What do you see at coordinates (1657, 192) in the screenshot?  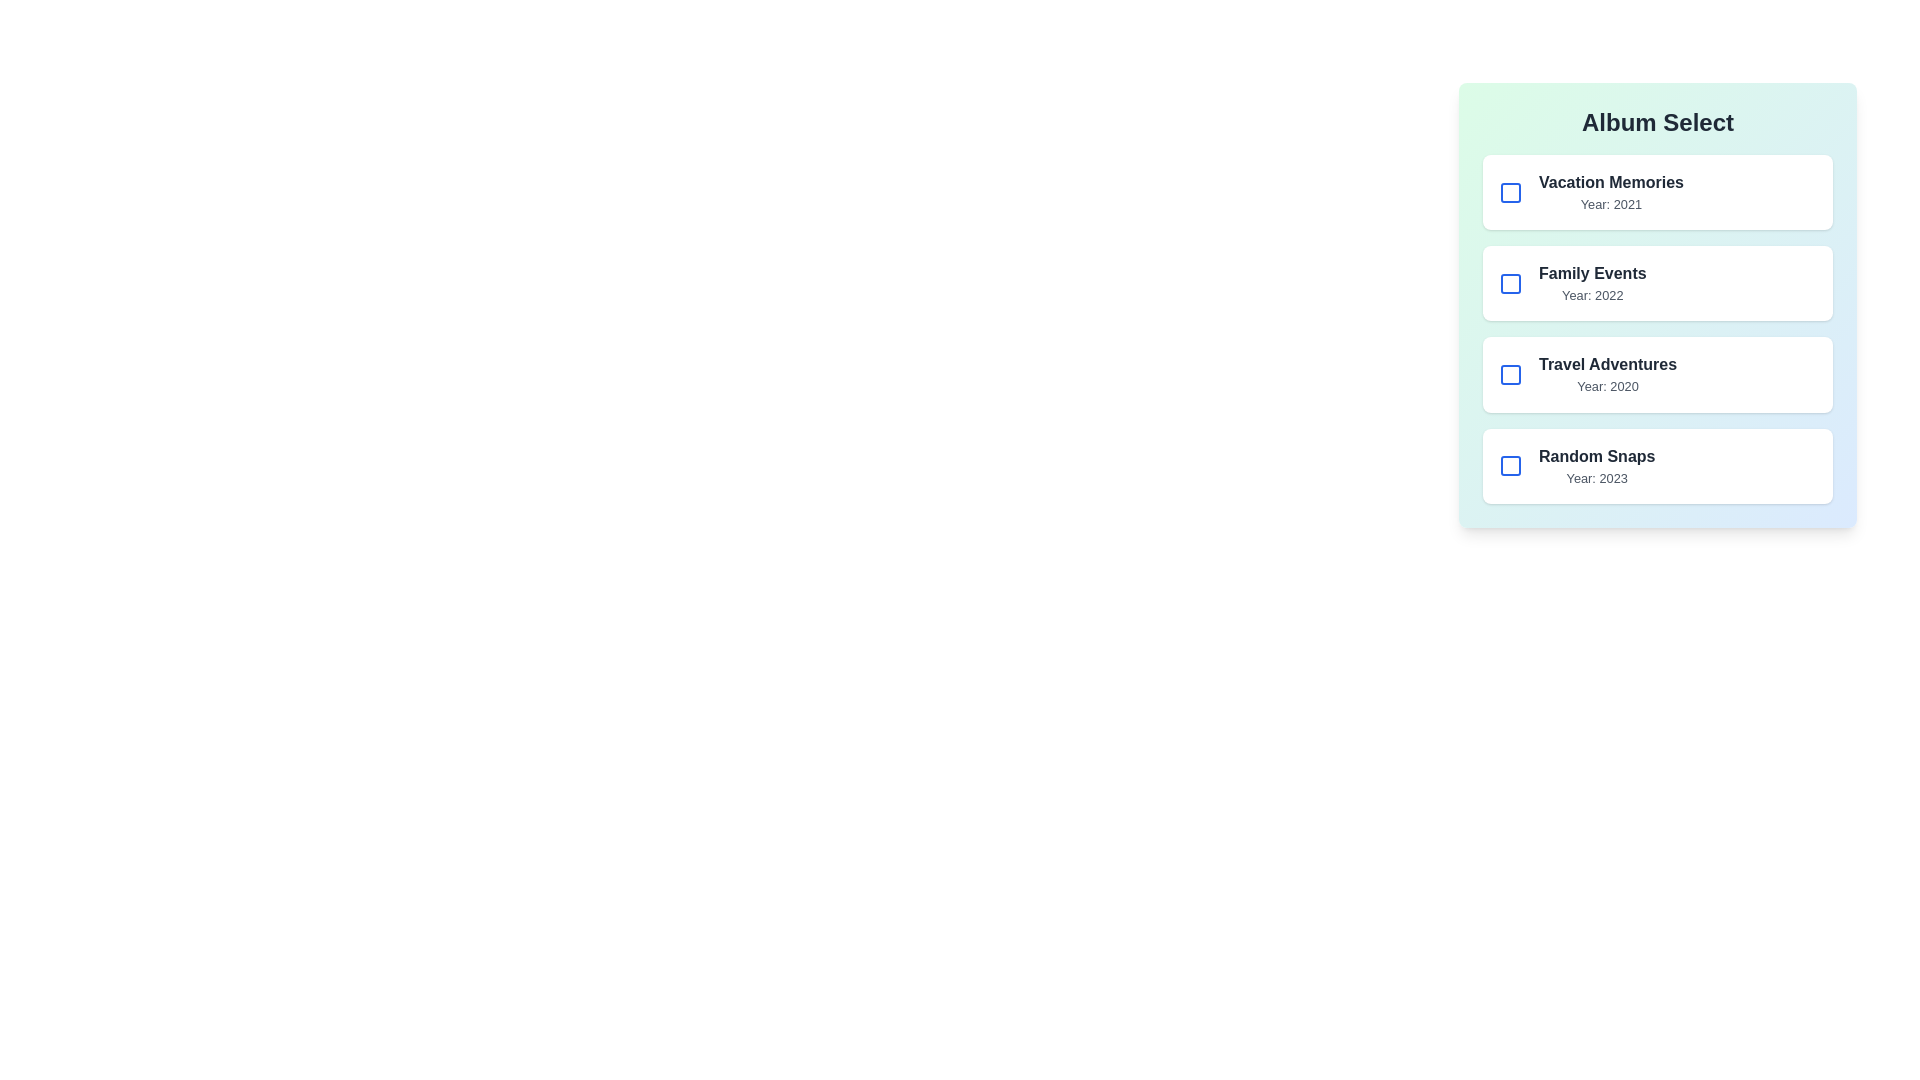 I see `the album item corresponding to Vacation Memories` at bounding box center [1657, 192].